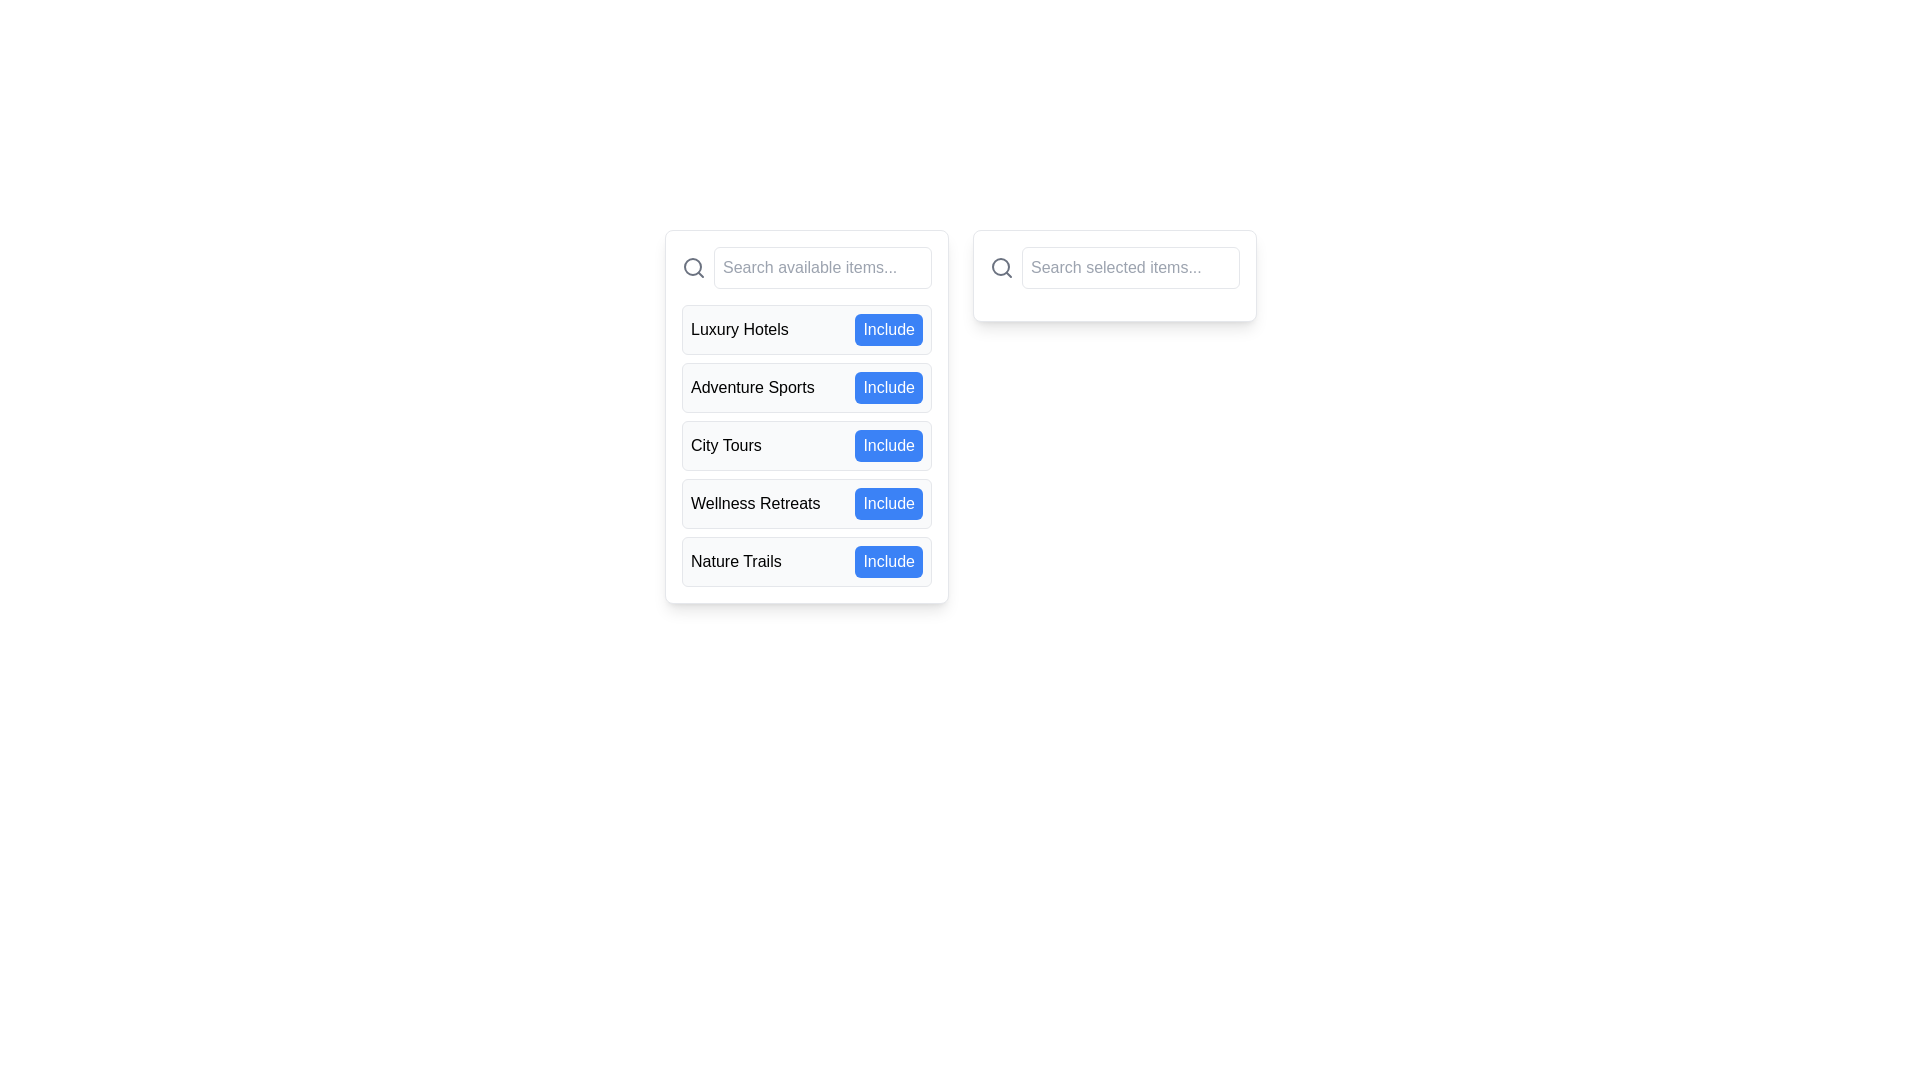 Image resolution: width=1920 pixels, height=1080 pixels. I want to click on the blue 'Include' button with white text located to the right of 'Adventure Sports' in the second list item, so click(887, 388).